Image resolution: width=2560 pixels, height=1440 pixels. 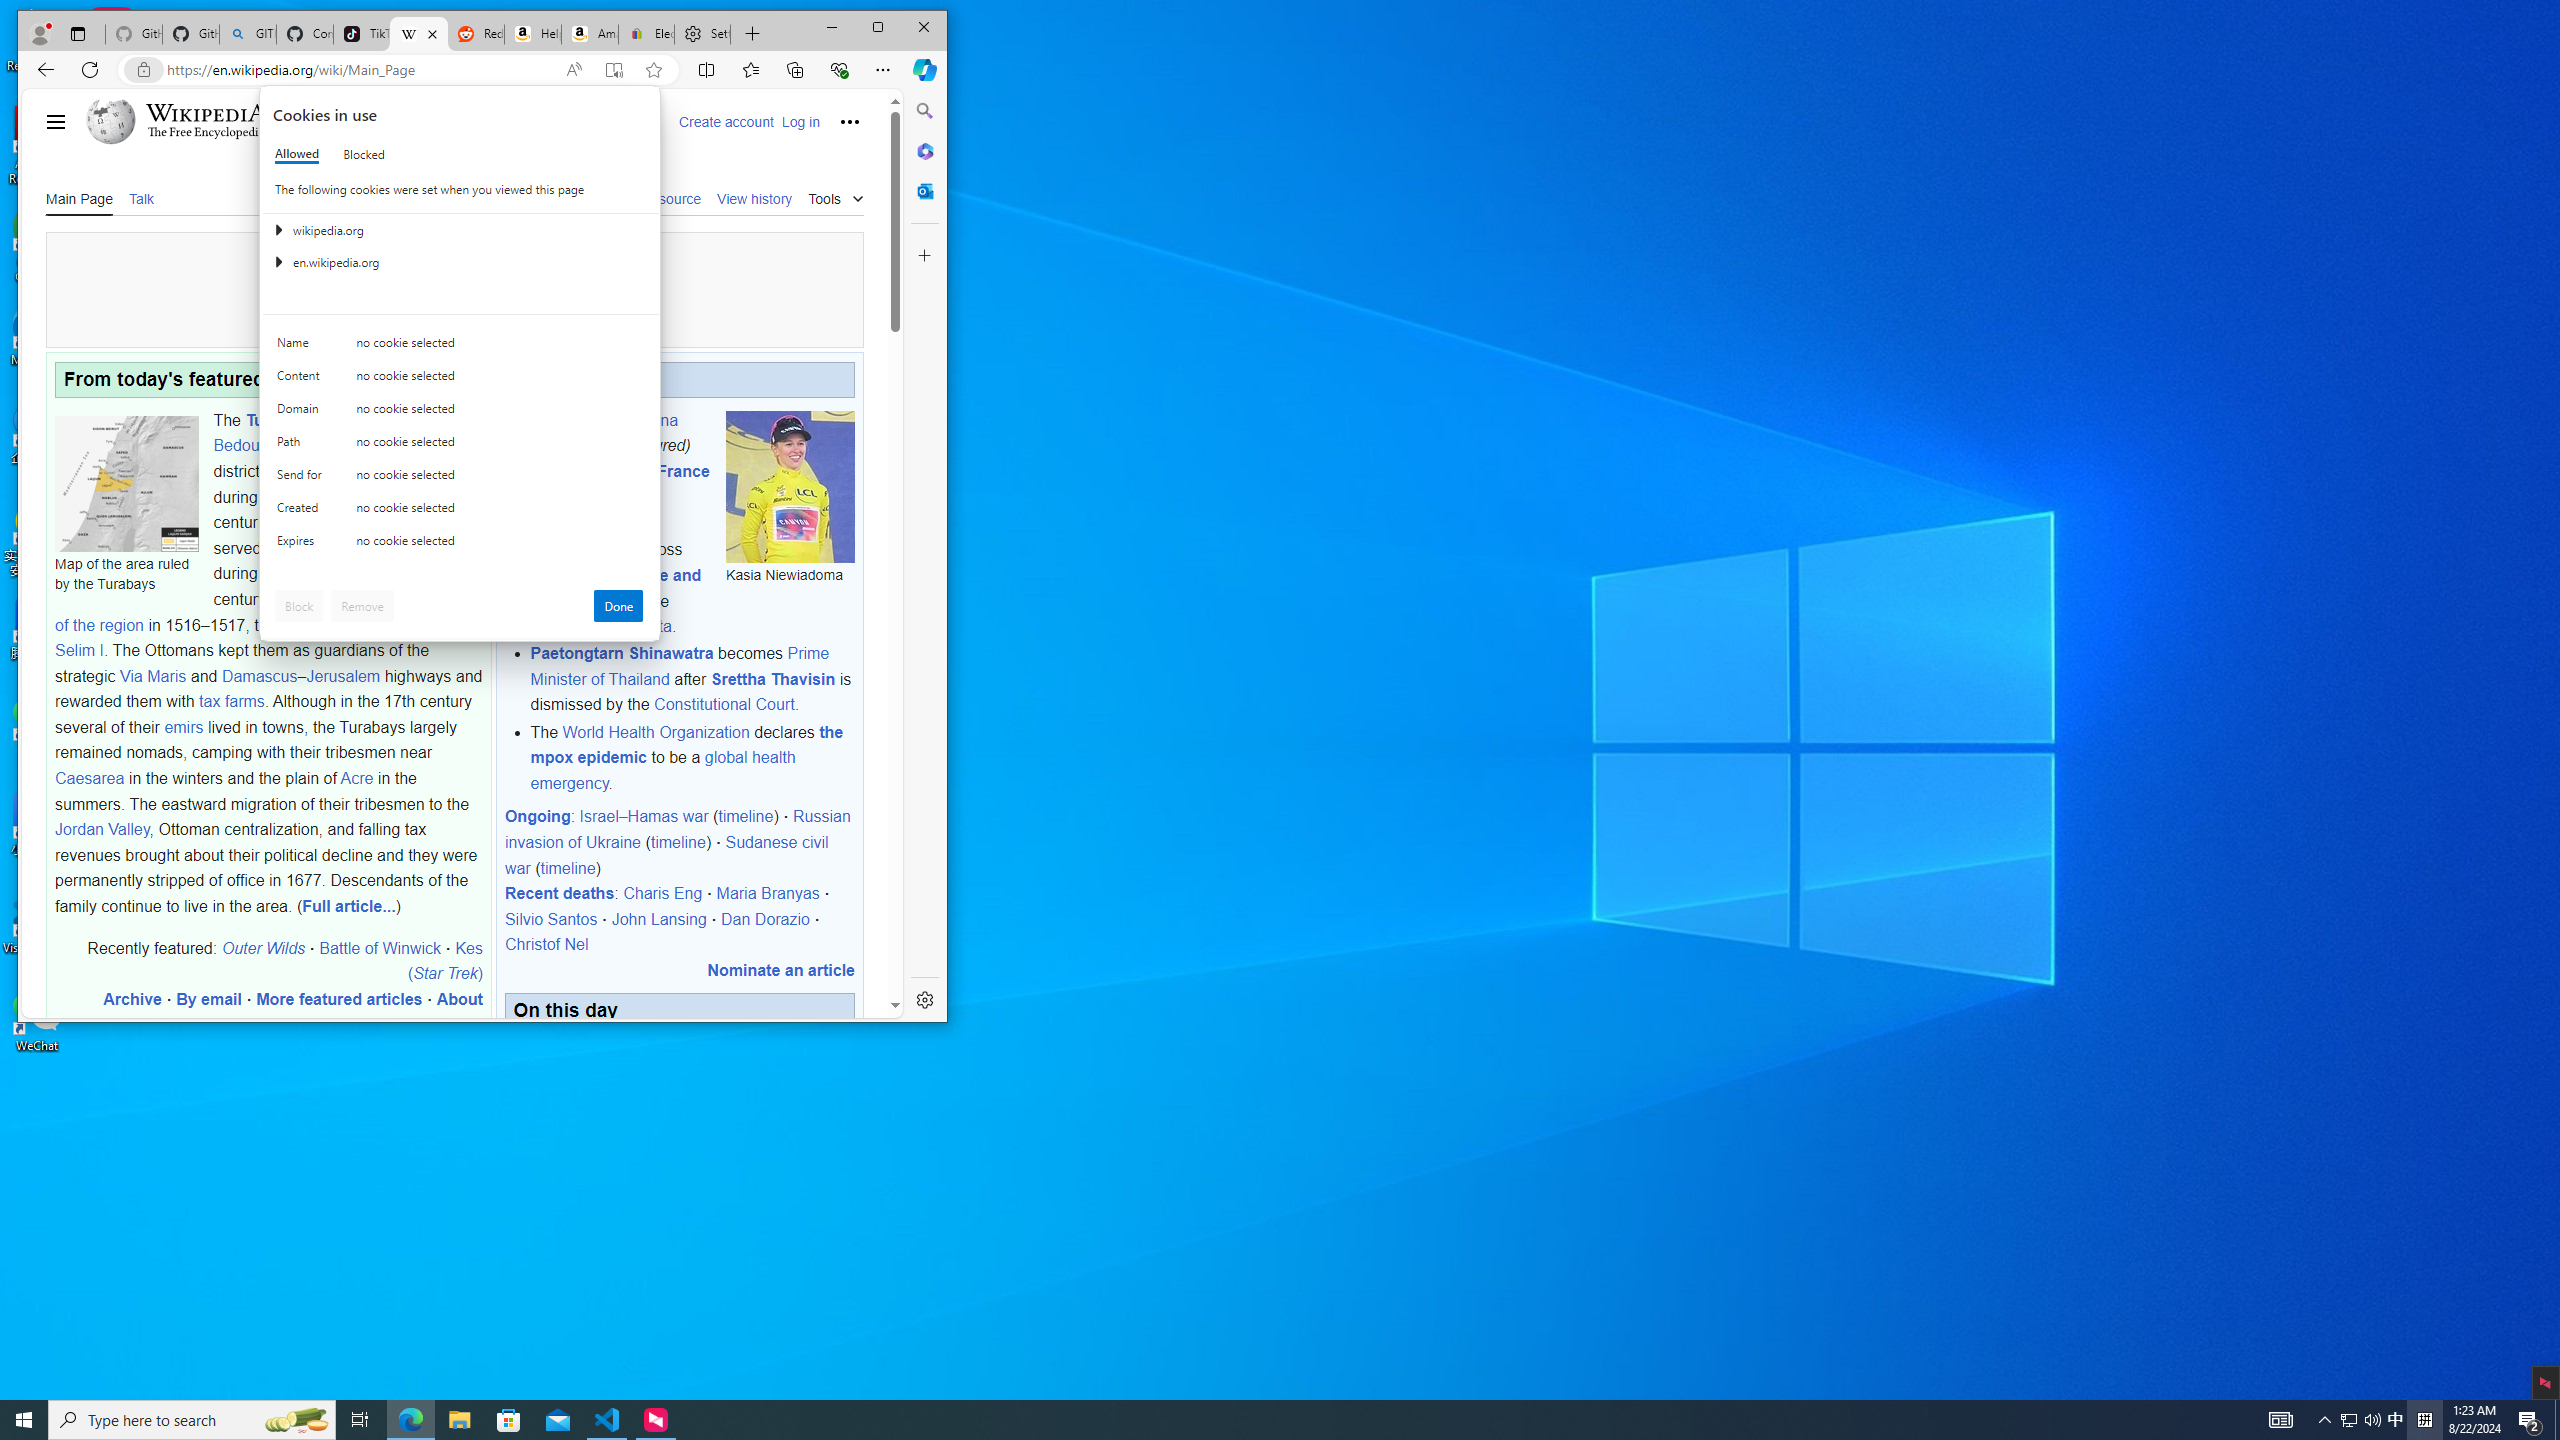 I want to click on 'User Promoted Notification Area', so click(x=2360, y=1418).